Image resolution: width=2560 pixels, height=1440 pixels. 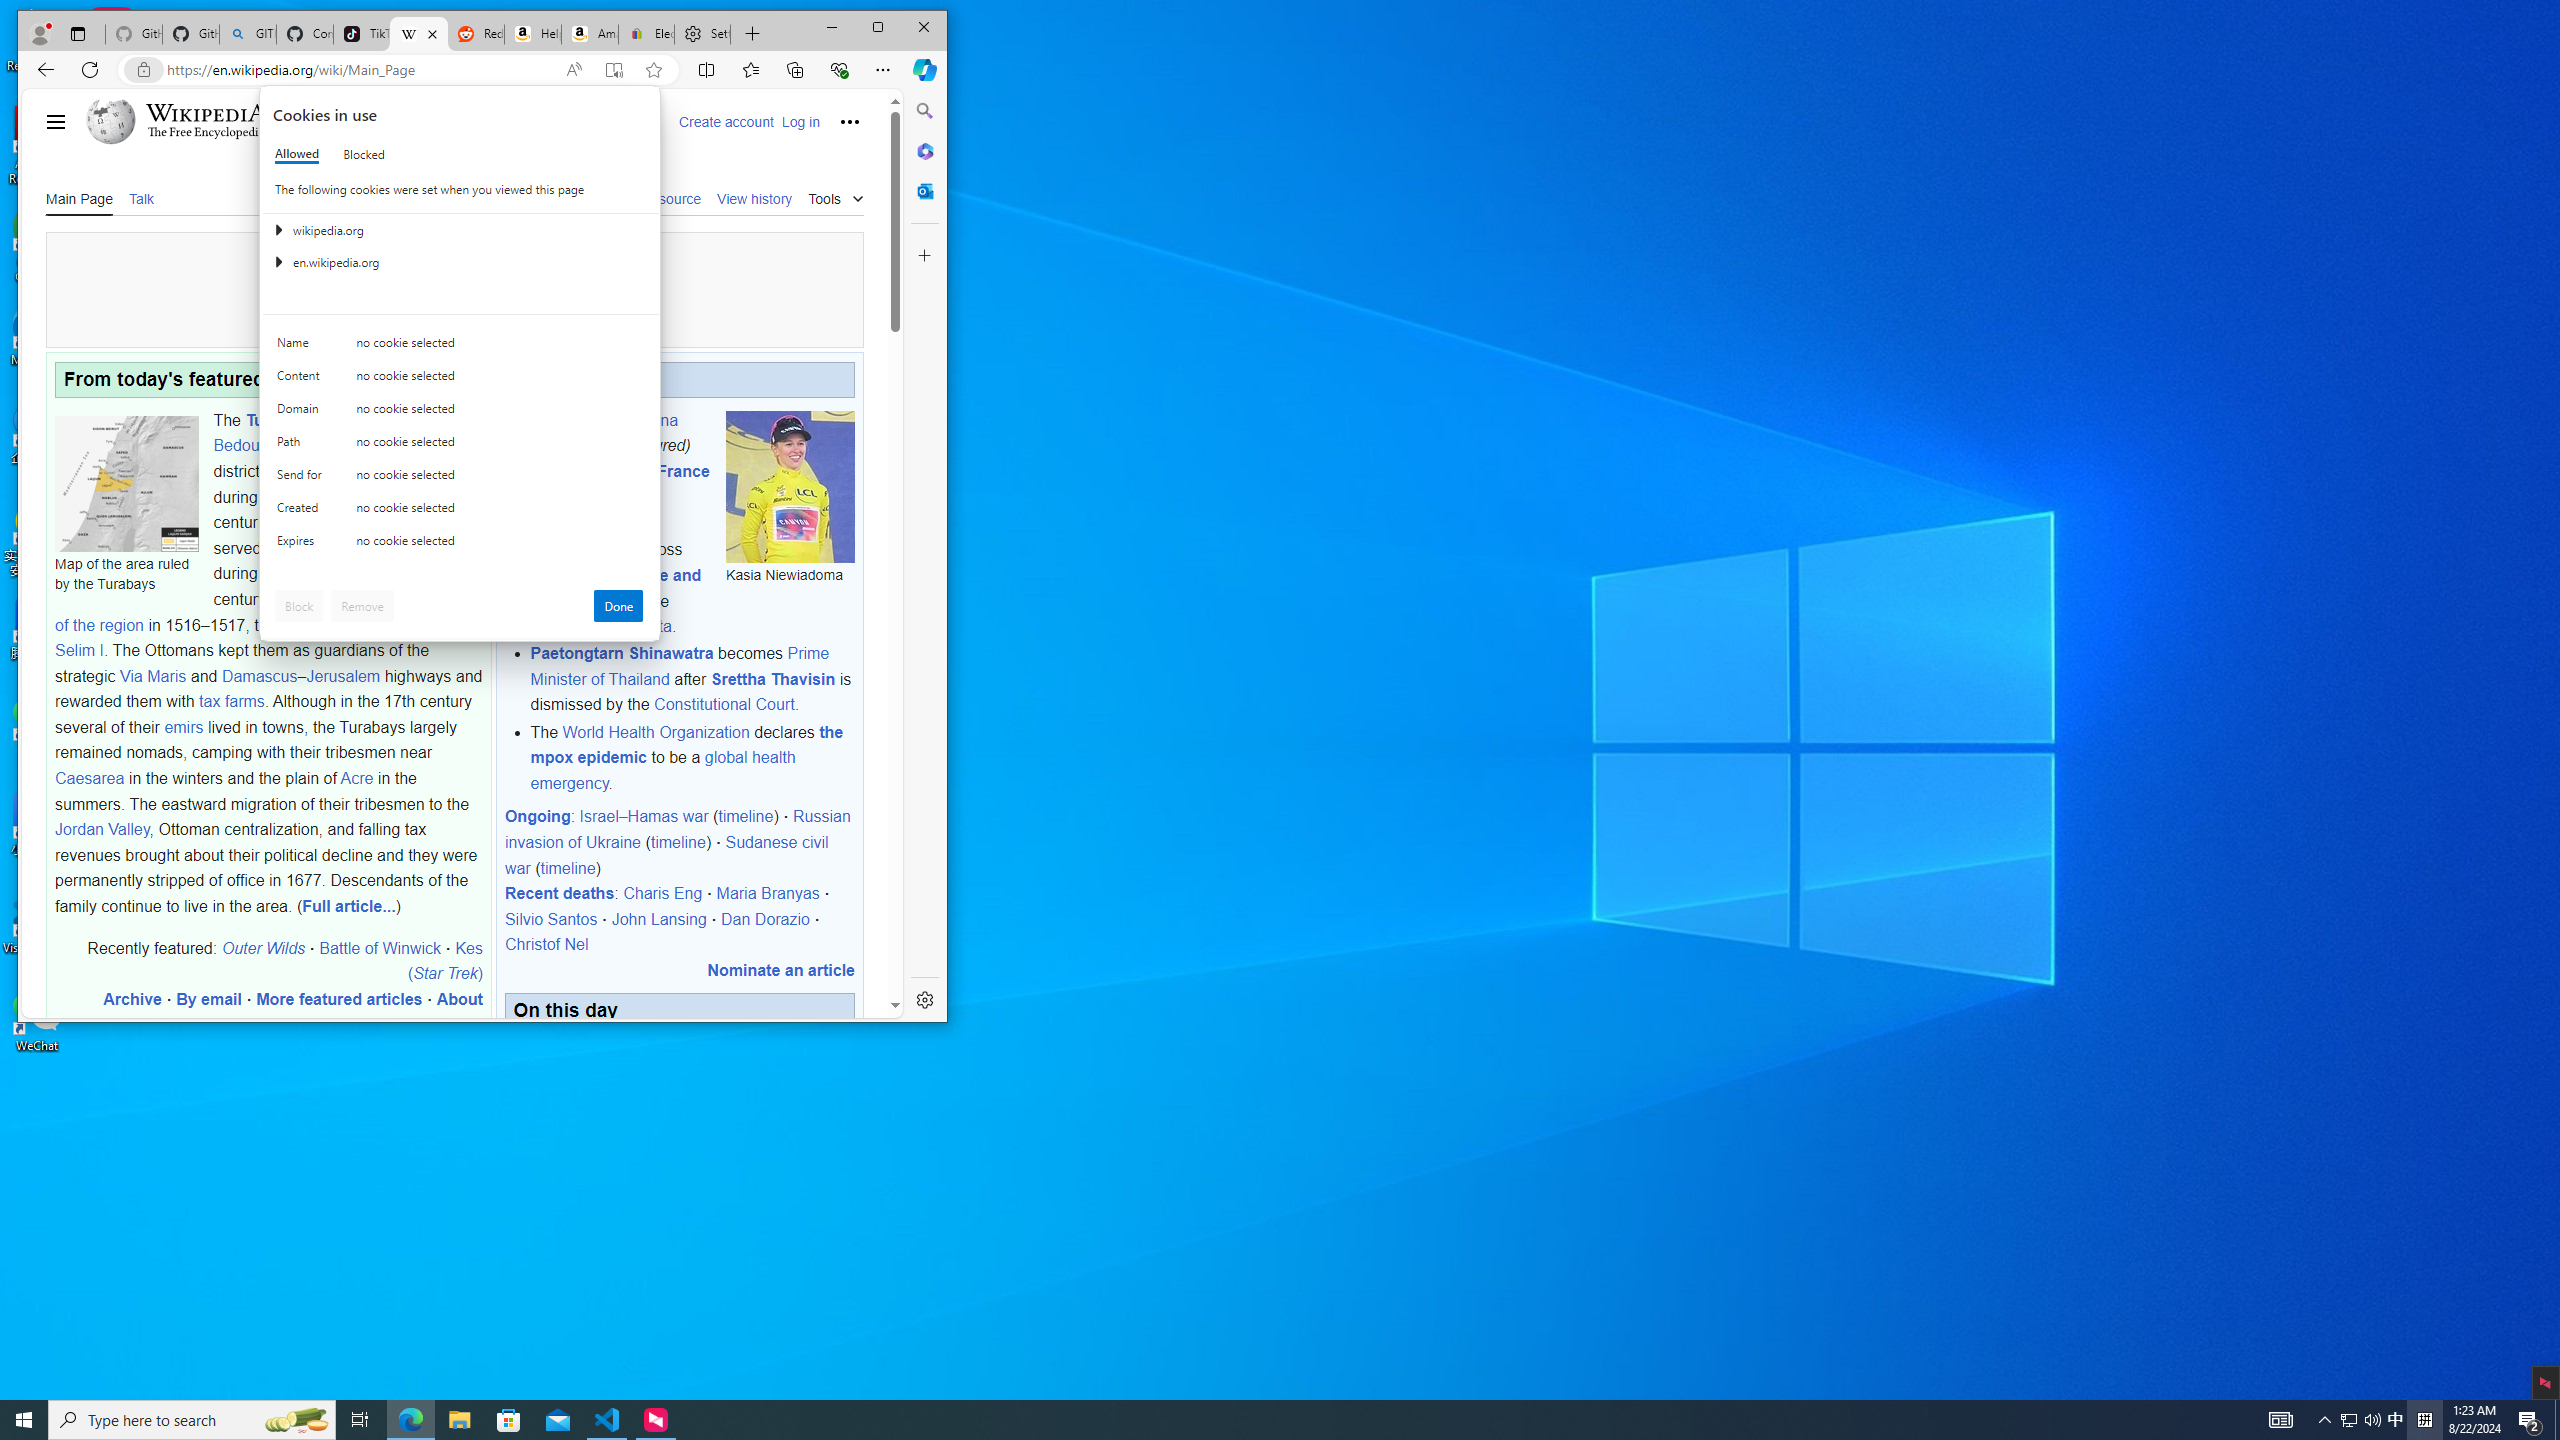 I want to click on 'User Promoted Notification Area', so click(x=2360, y=1418).